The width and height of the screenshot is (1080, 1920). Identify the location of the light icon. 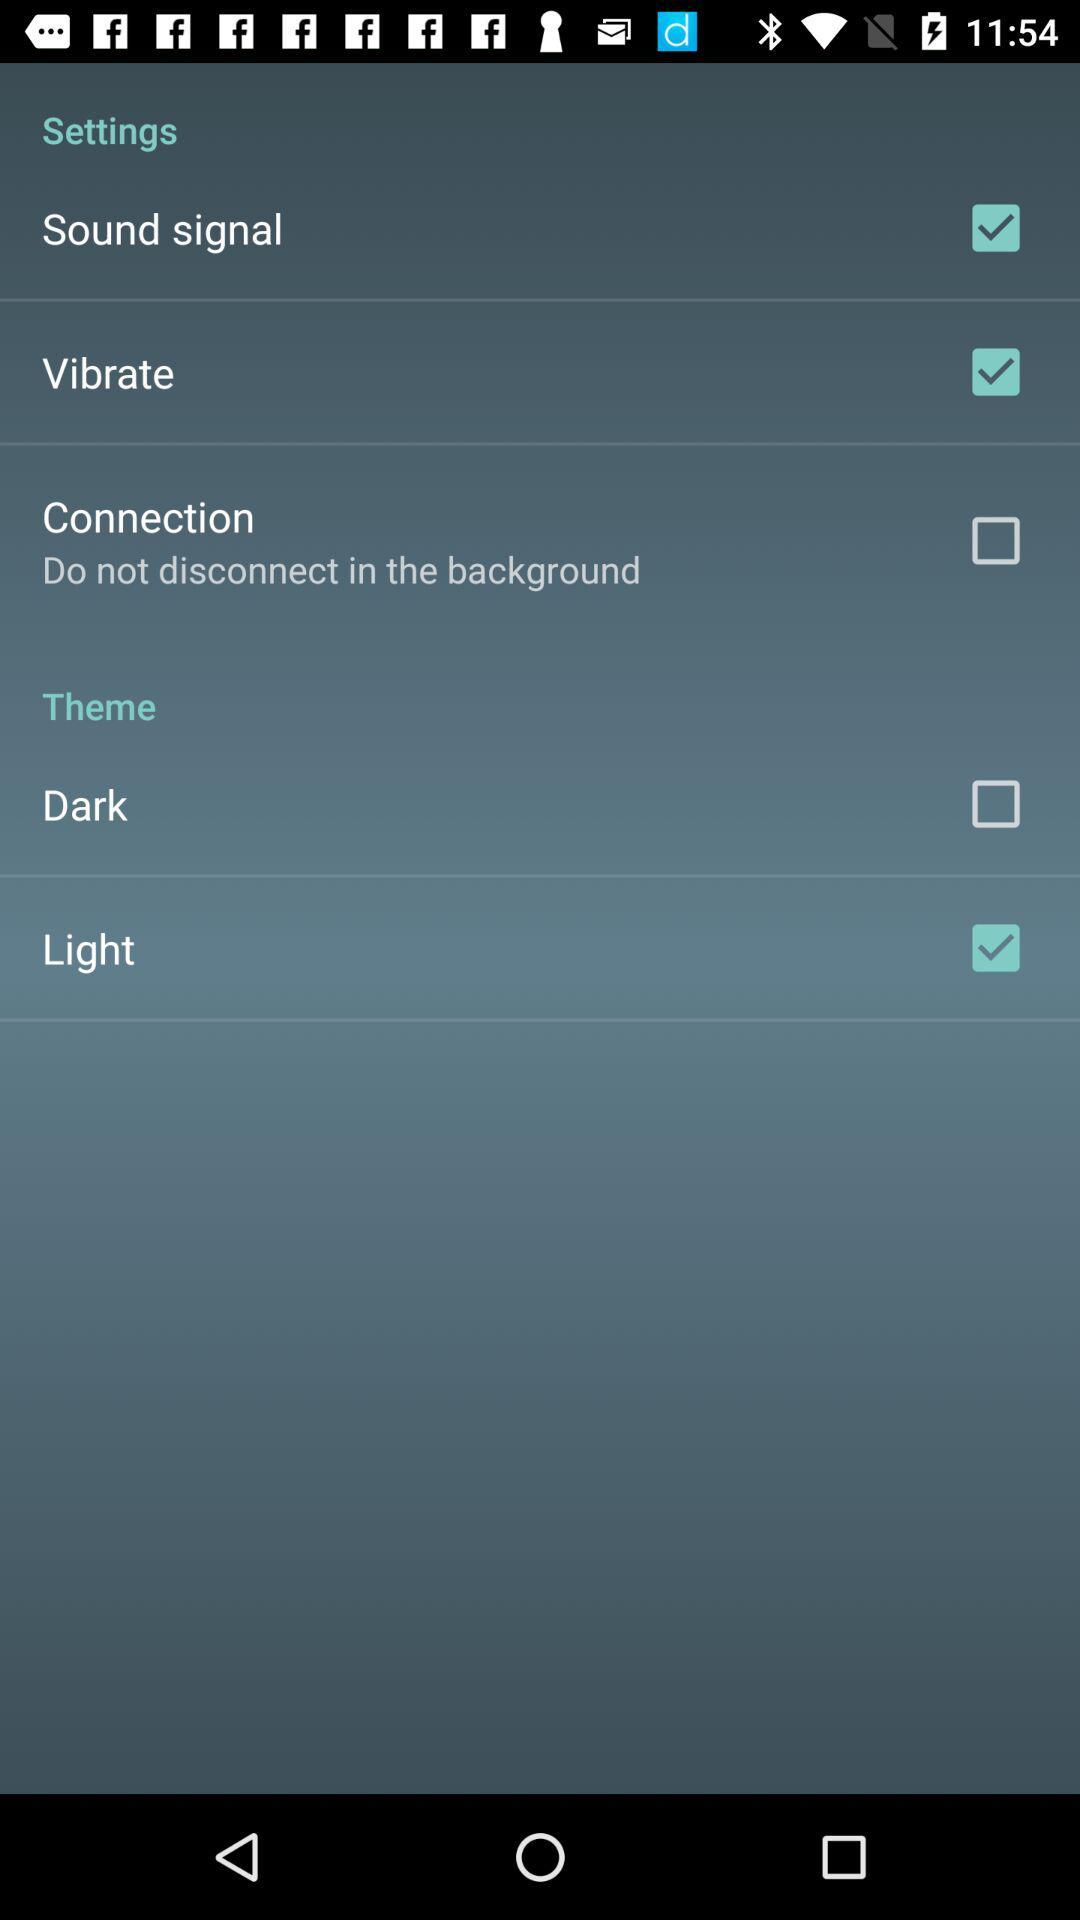
(87, 946).